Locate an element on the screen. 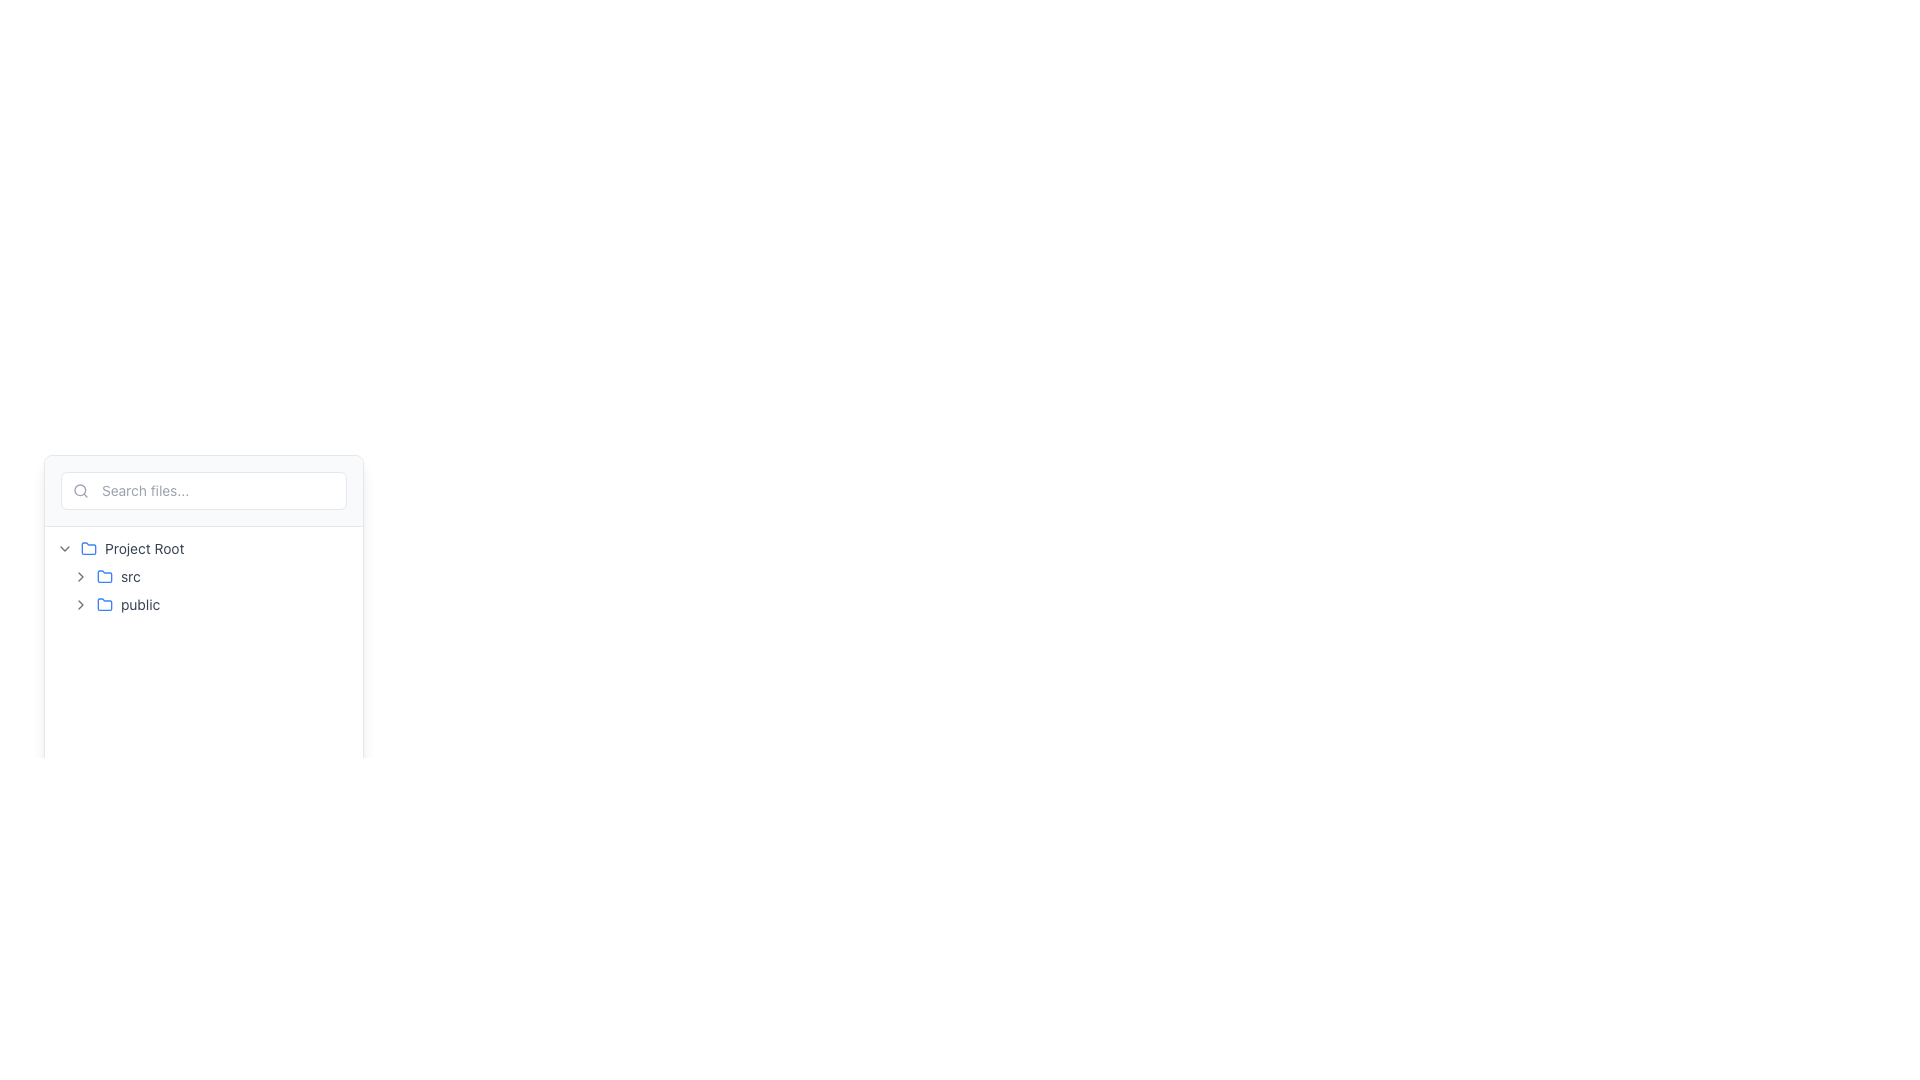 Image resolution: width=1920 pixels, height=1080 pixels. the text label indicating 'public', which is positioned to the right of the folder icon is located at coordinates (115, 604).